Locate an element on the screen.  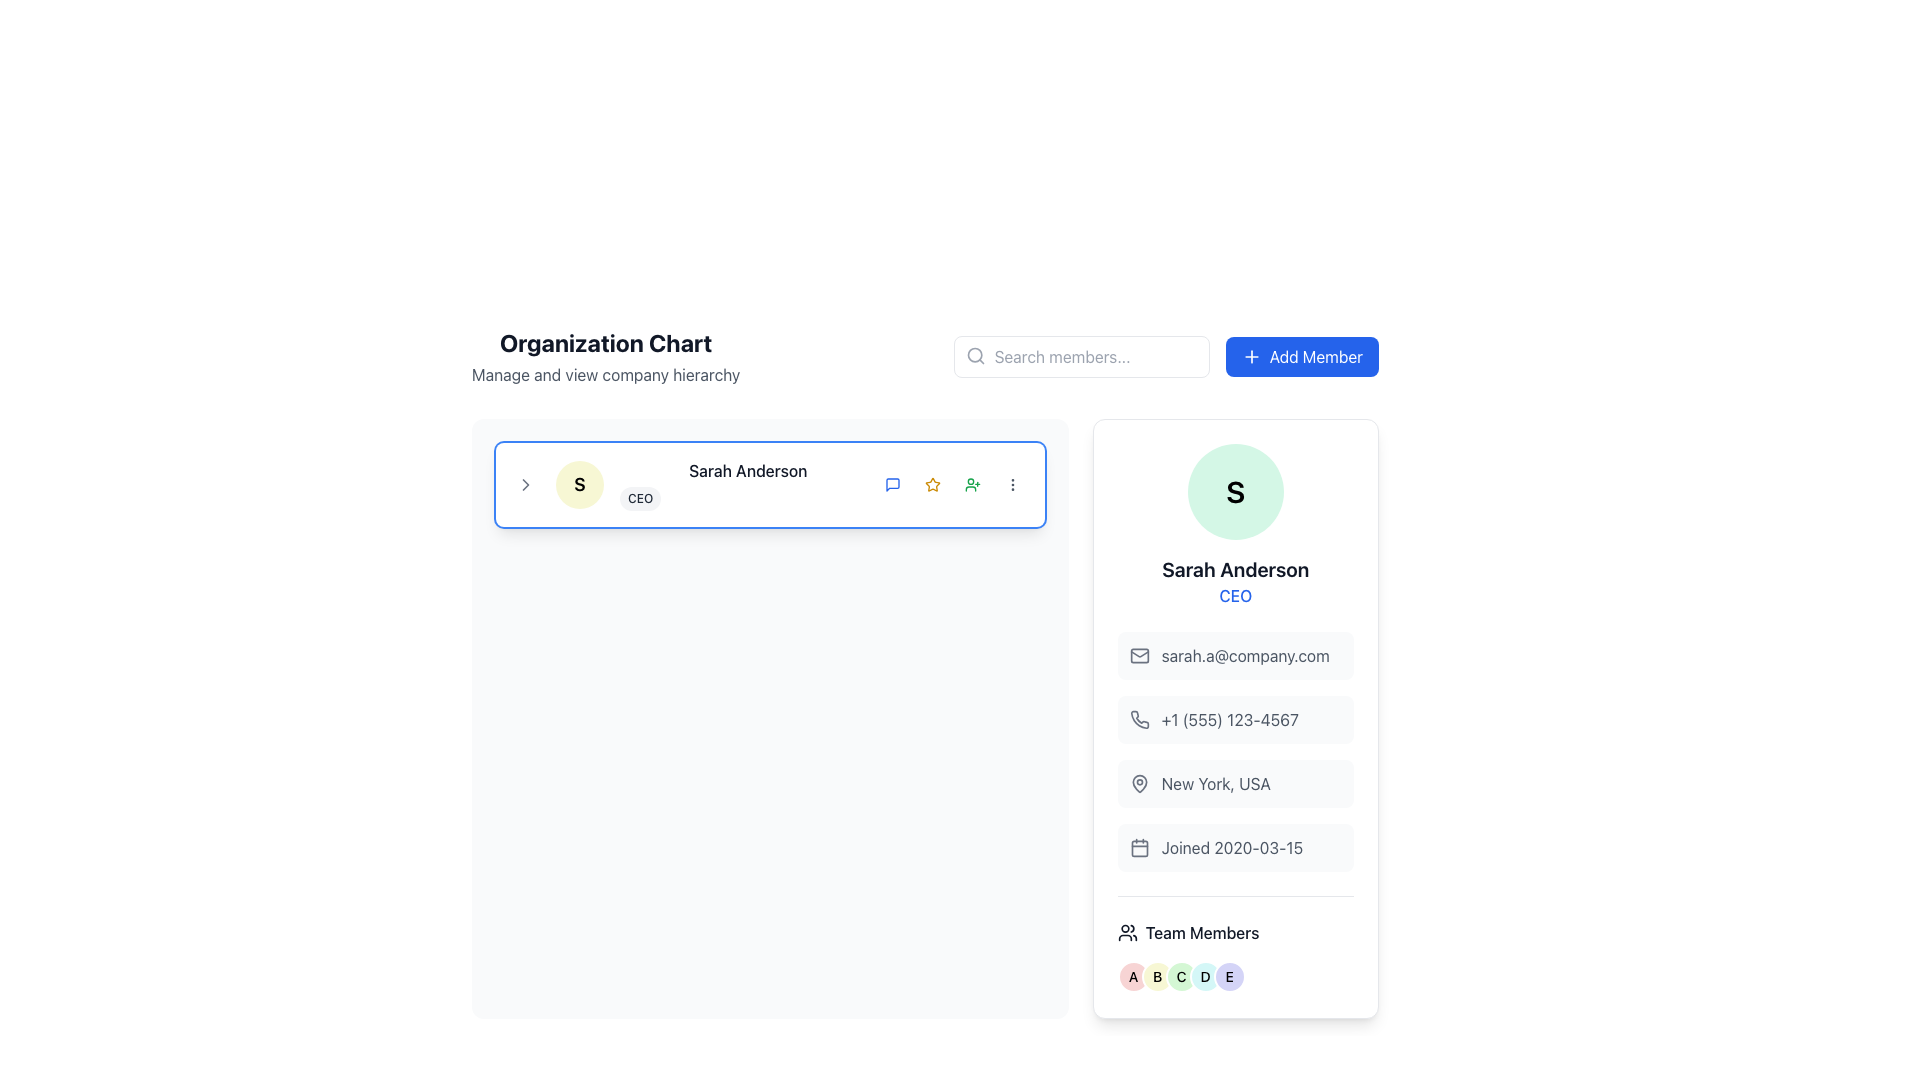
the SVG circle that represents the lens in the magnifying glass icon located in the top-right section of the interface, adjacent to the 'Add Member' button is located at coordinates (974, 354).